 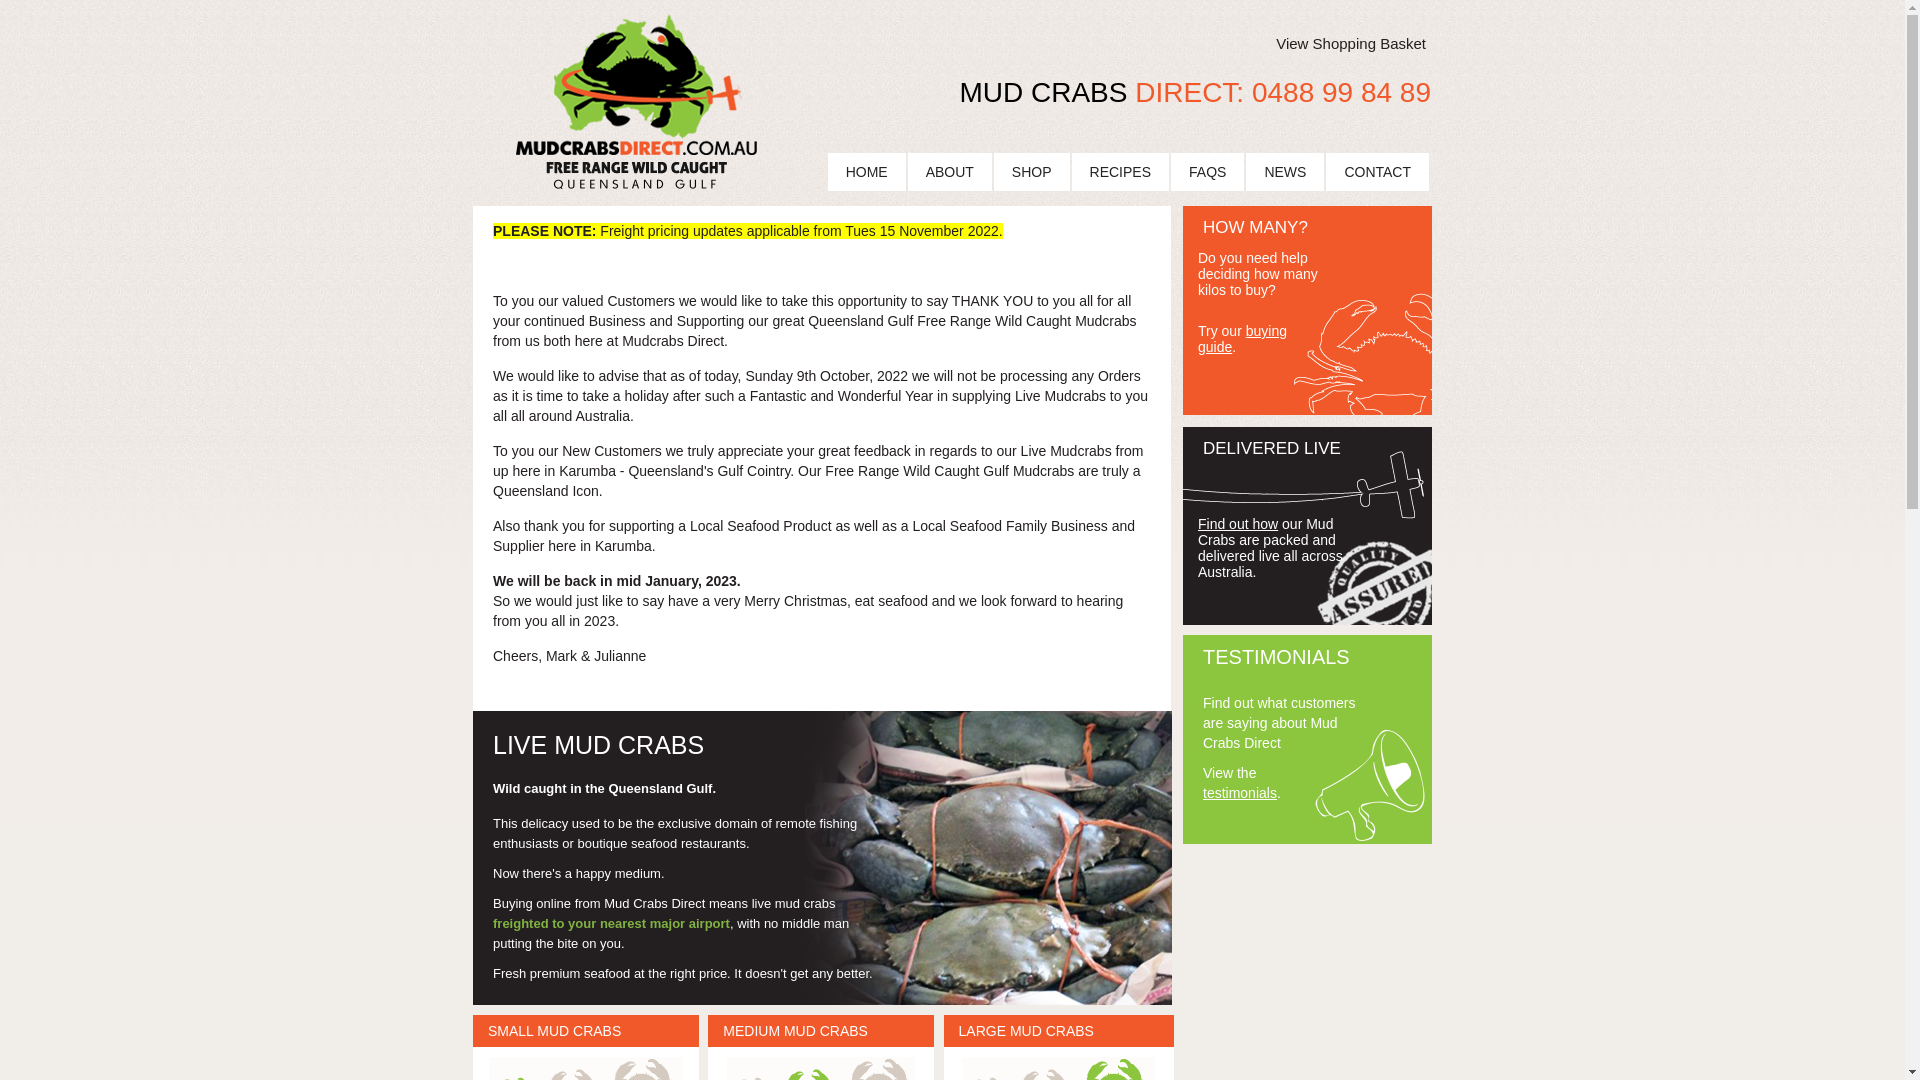 I want to click on 'NEWS', so click(x=1285, y=171).